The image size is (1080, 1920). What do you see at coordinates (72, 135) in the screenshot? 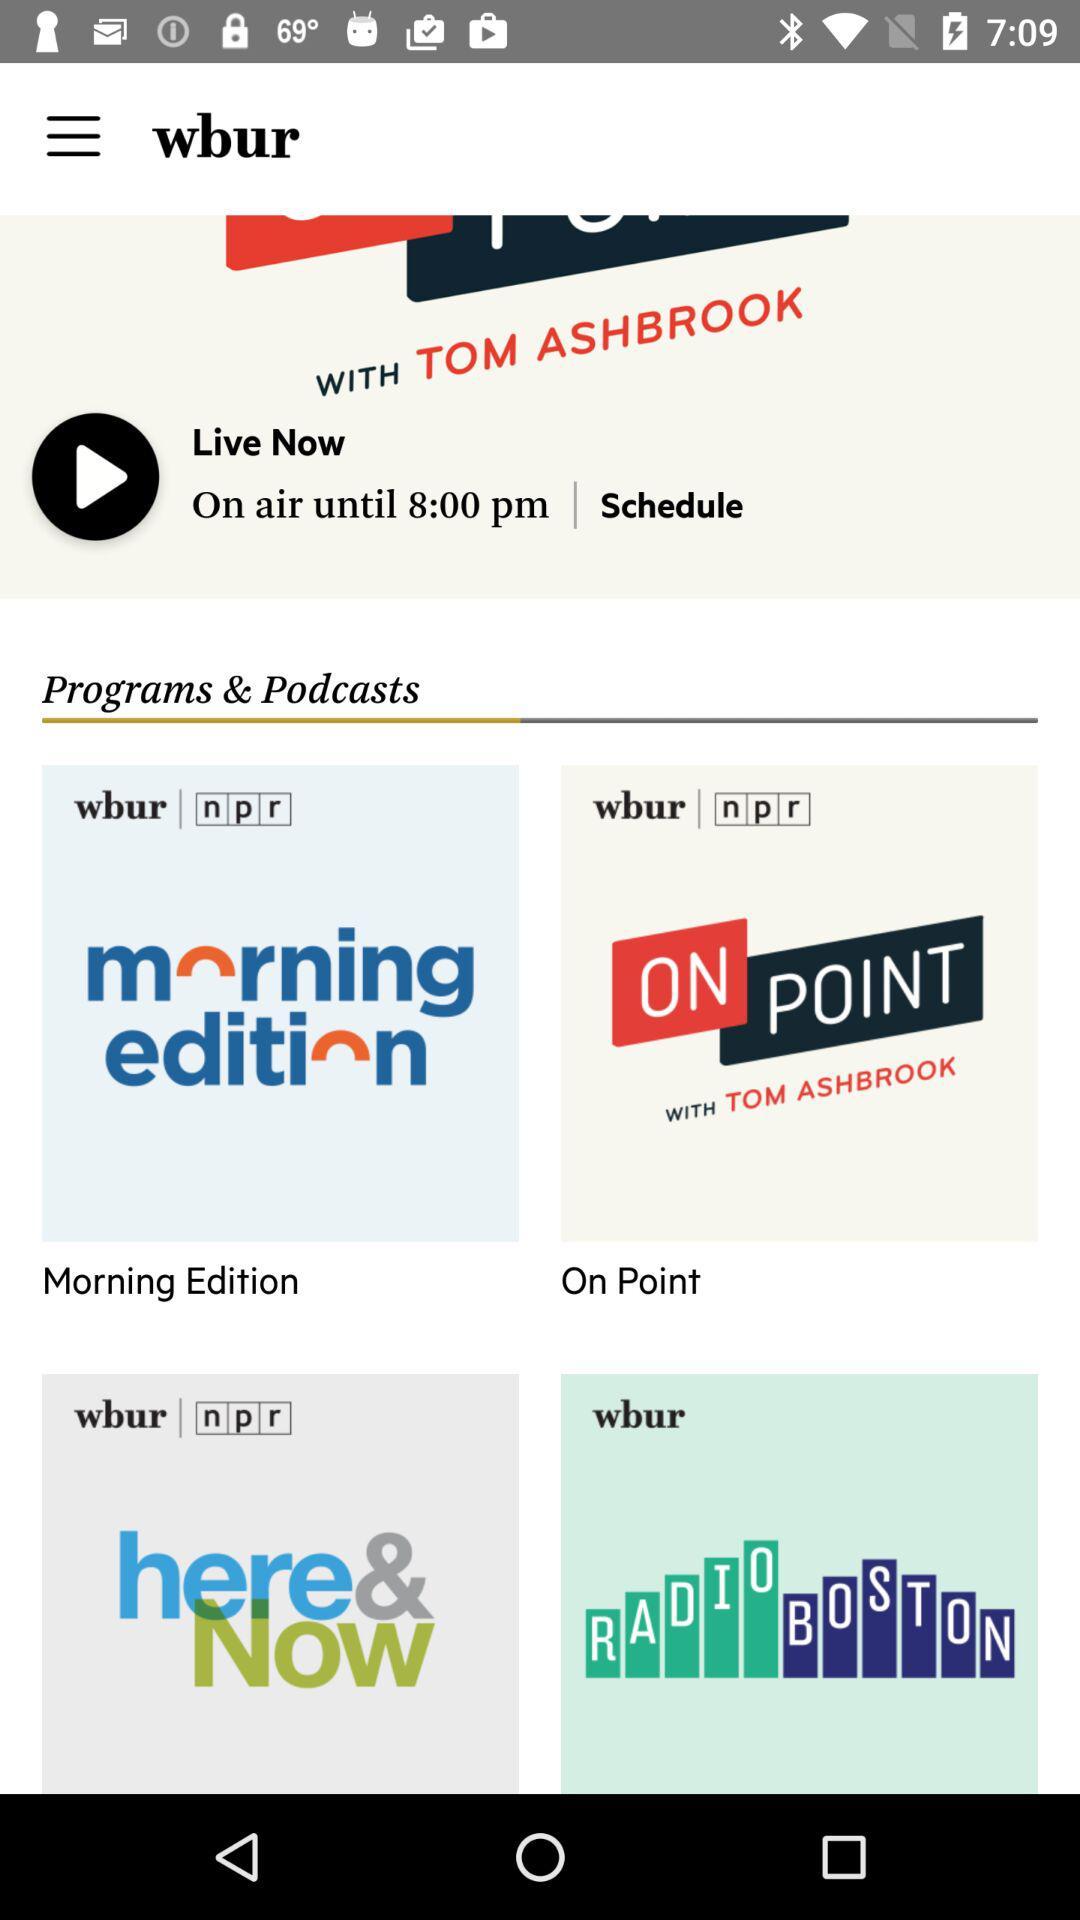
I see `menu` at bounding box center [72, 135].